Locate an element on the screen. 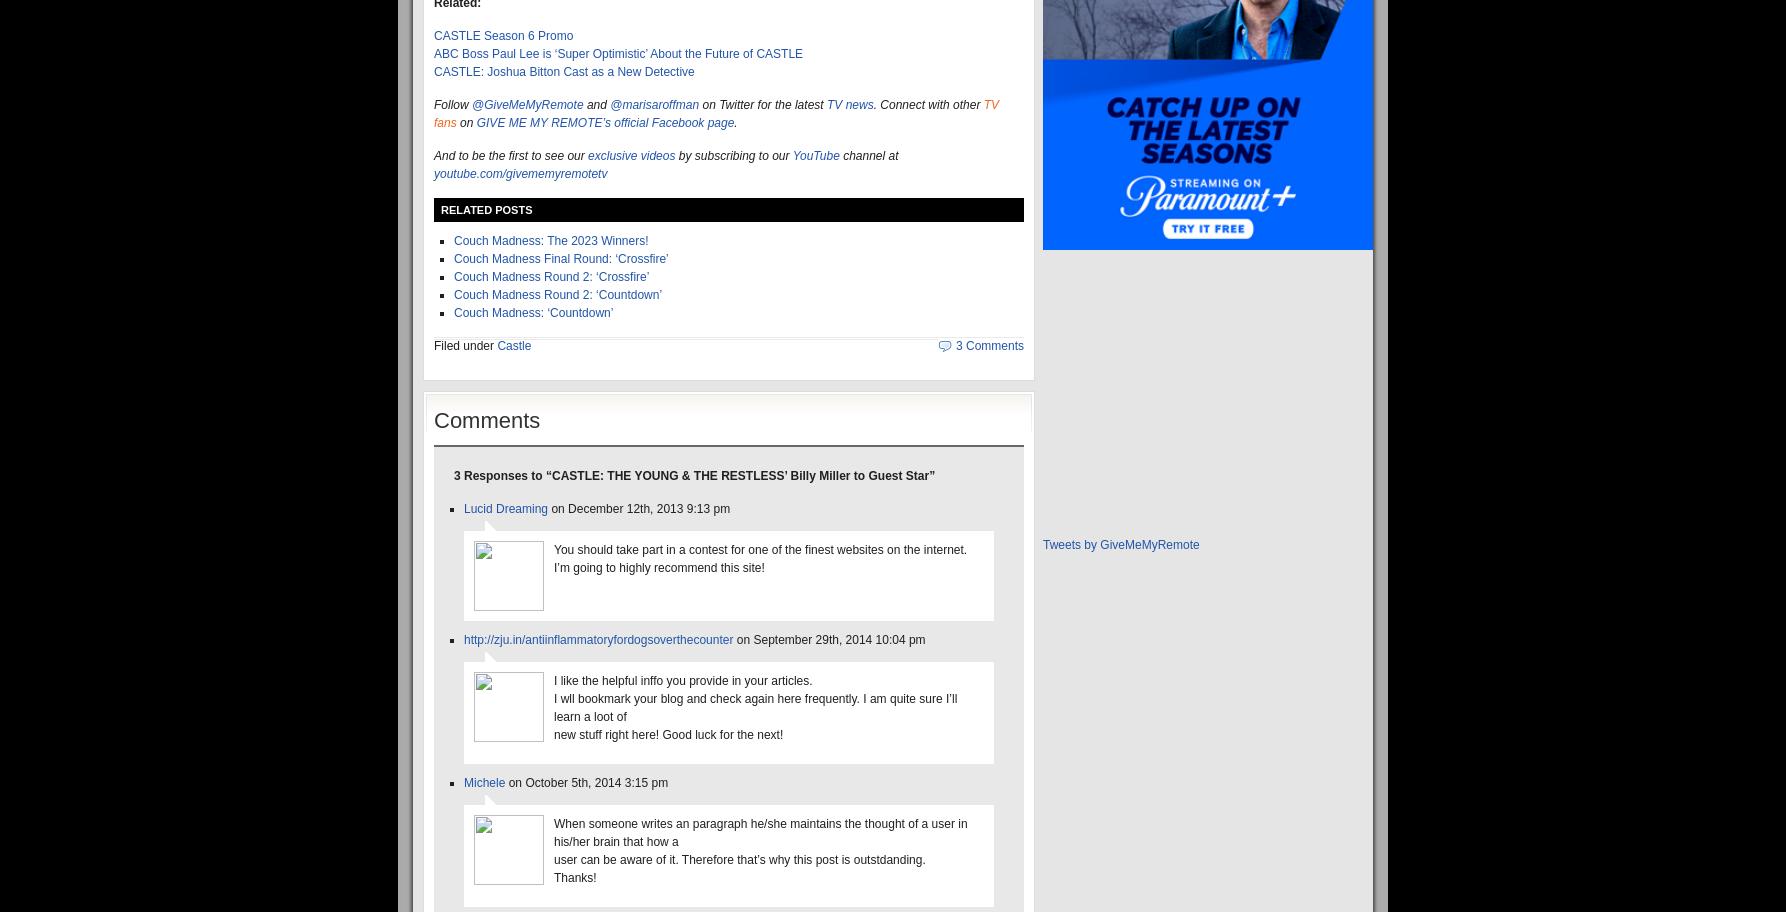  'CASTLE: Joshua Bitton Cast as a New Detective' is located at coordinates (563, 70).